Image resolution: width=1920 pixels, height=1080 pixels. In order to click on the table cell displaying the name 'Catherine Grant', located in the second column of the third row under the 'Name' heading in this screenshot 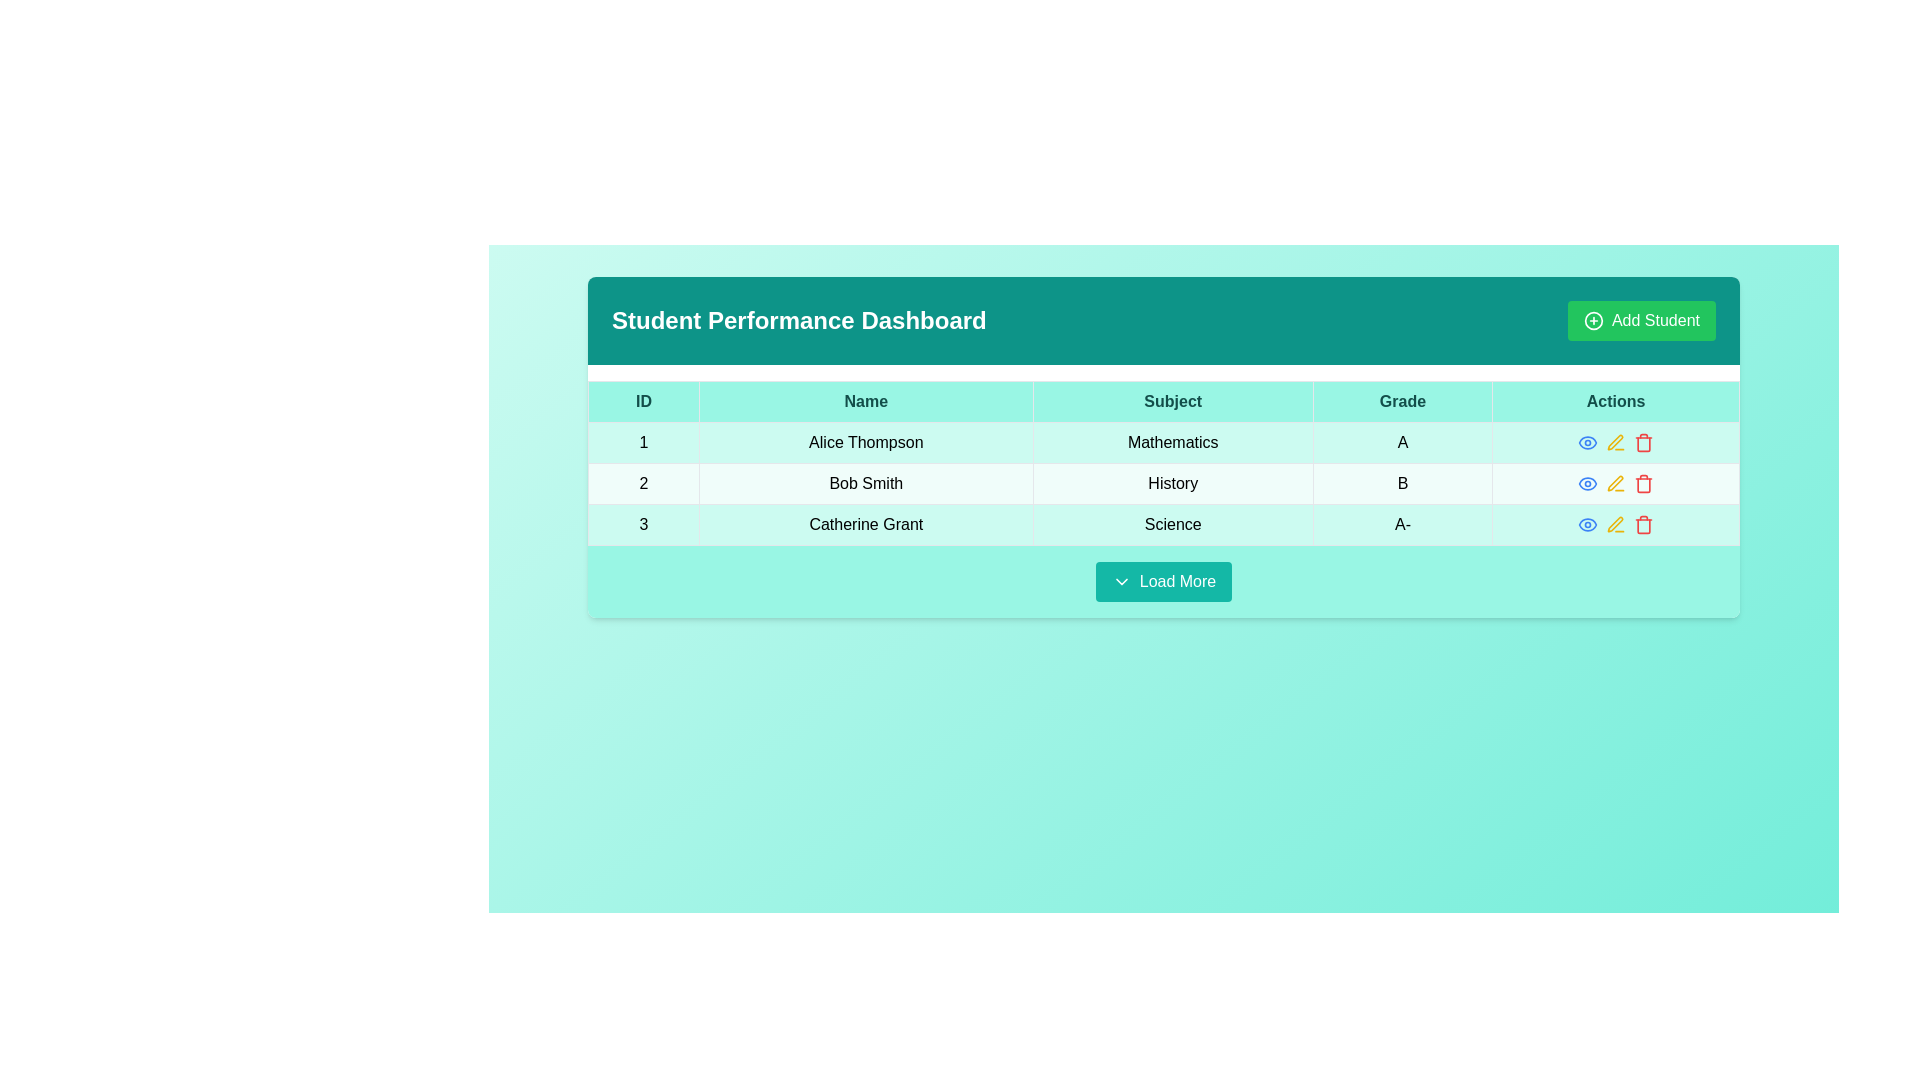, I will do `click(866, 523)`.